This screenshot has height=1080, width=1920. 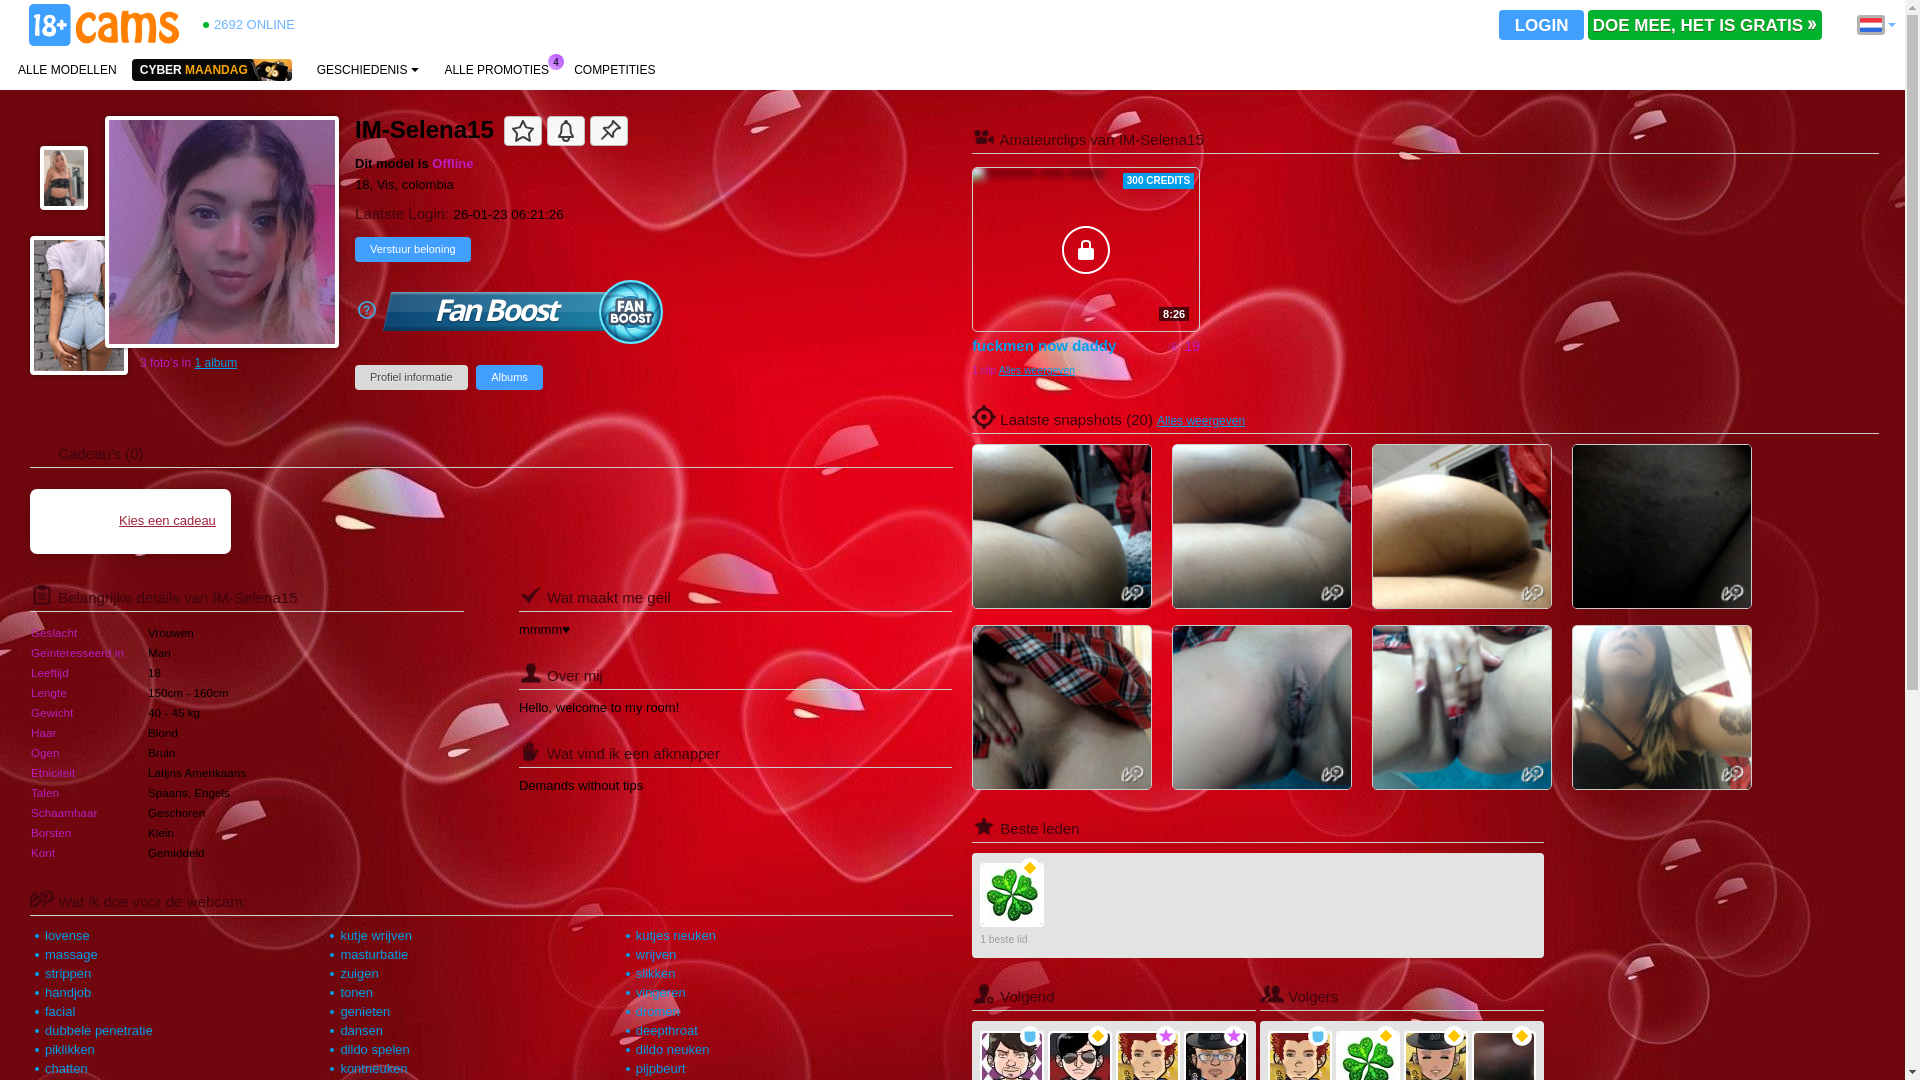 What do you see at coordinates (44, 1011) in the screenshot?
I see `'facial'` at bounding box center [44, 1011].